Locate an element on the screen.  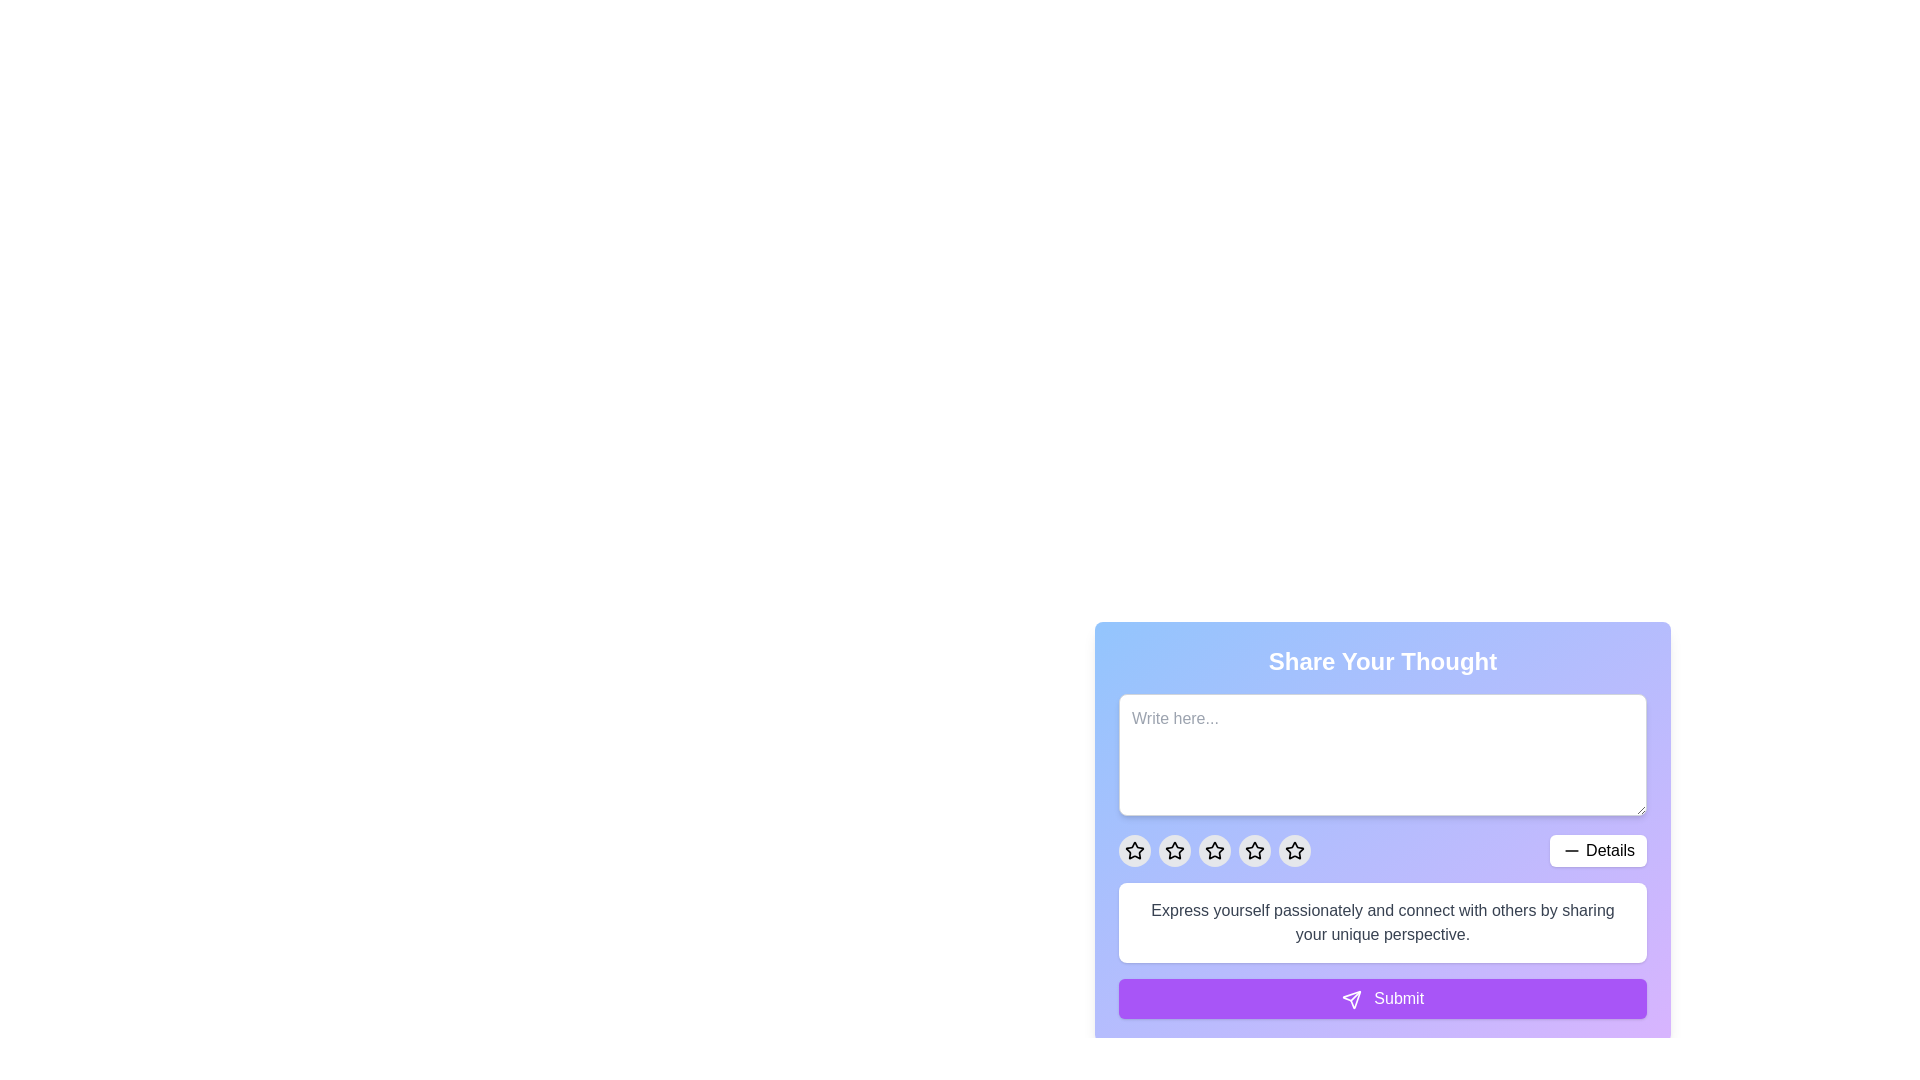
the fourth circular rating button with a star outline icon in its center is located at coordinates (1175, 851).